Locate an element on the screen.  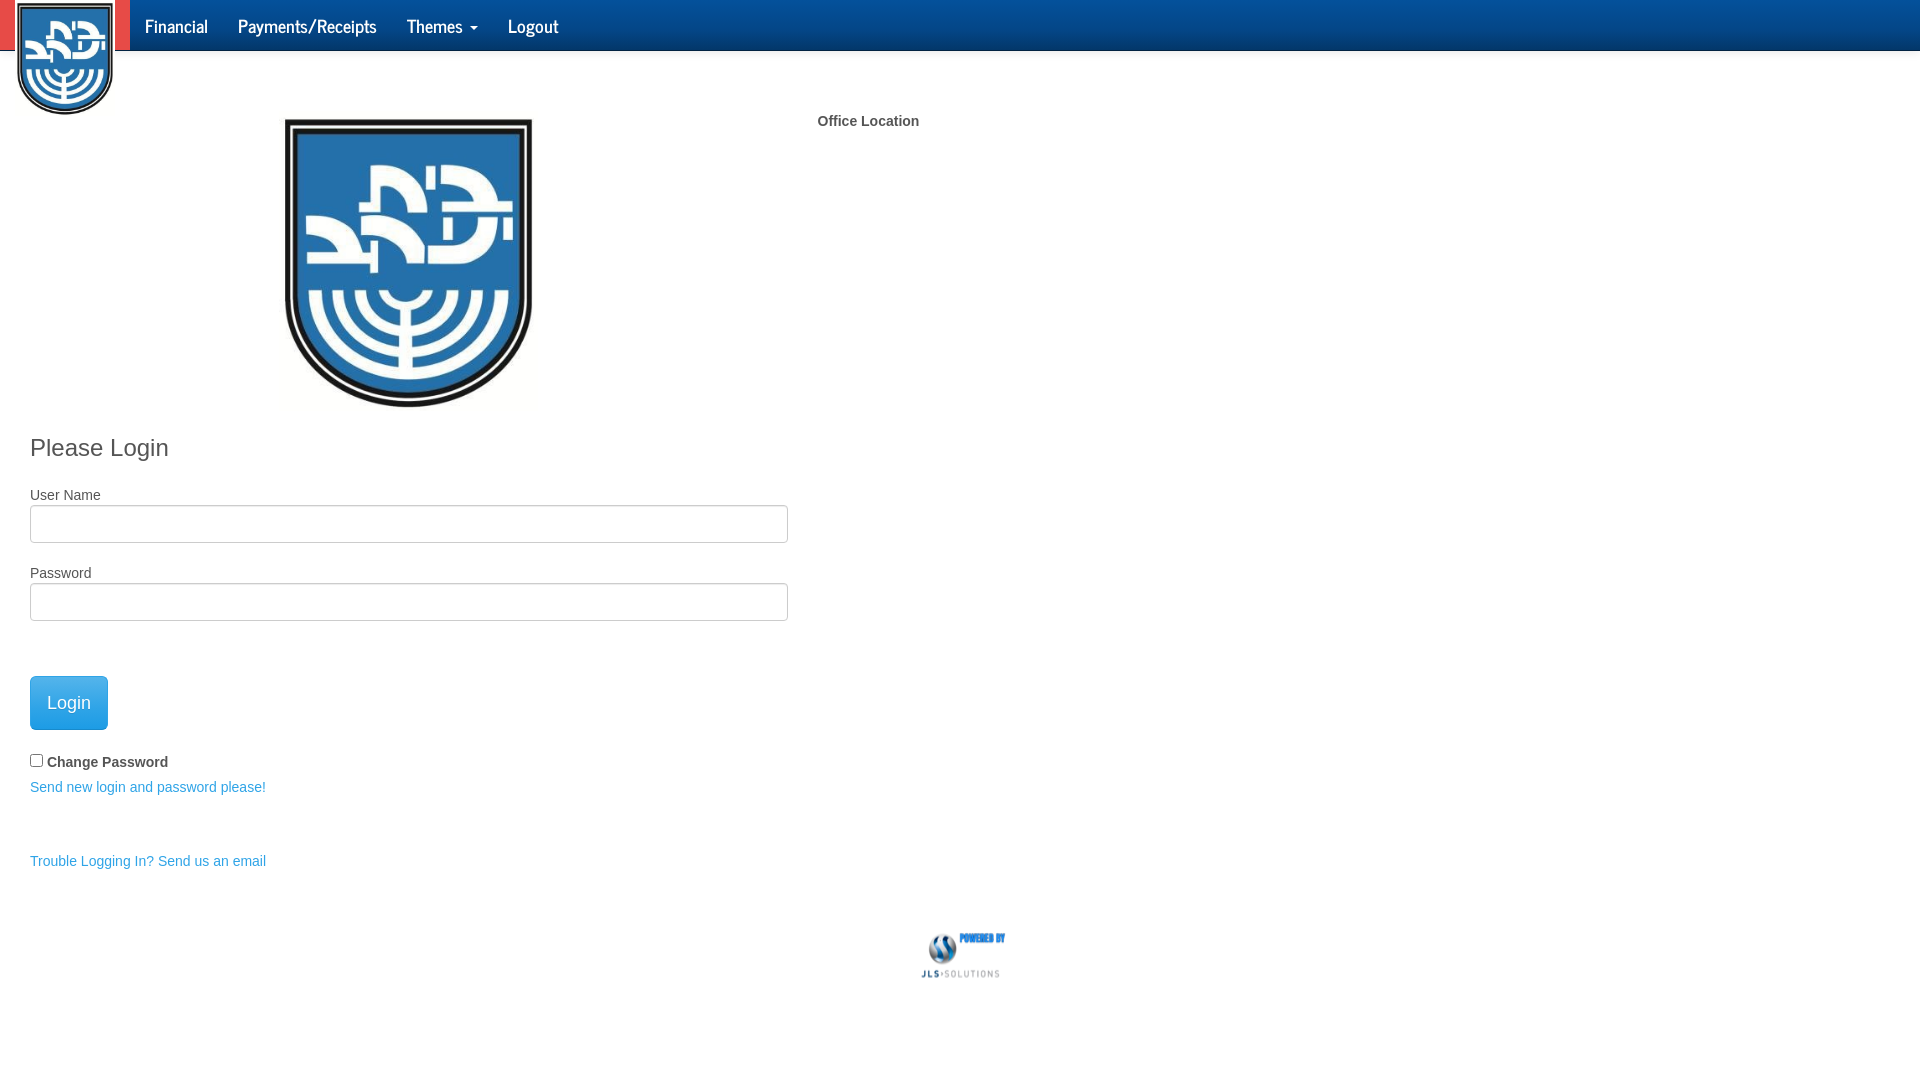
'Financial' is located at coordinates (176, 24).